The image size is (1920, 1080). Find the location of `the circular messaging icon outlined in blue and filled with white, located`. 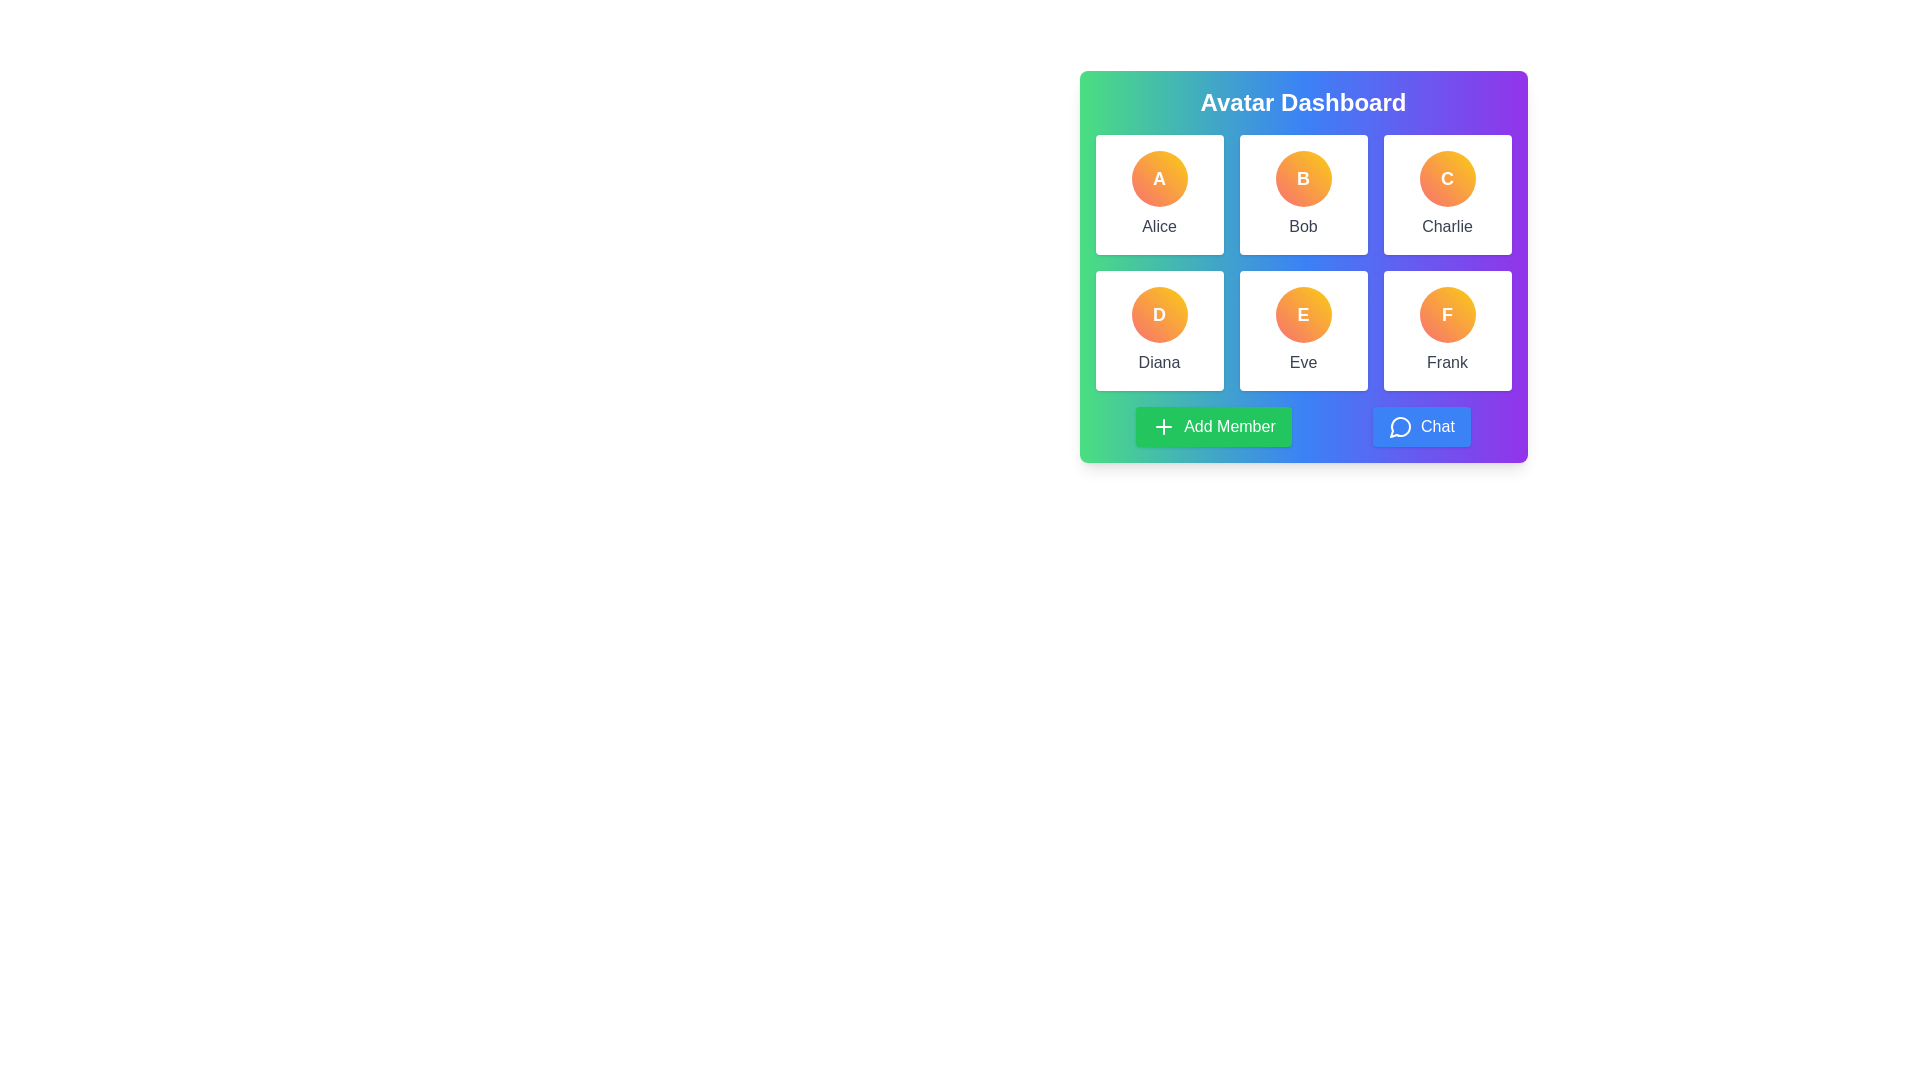

the circular messaging icon outlined in blue and filled with white, located is located at coordinates (1400, 426).